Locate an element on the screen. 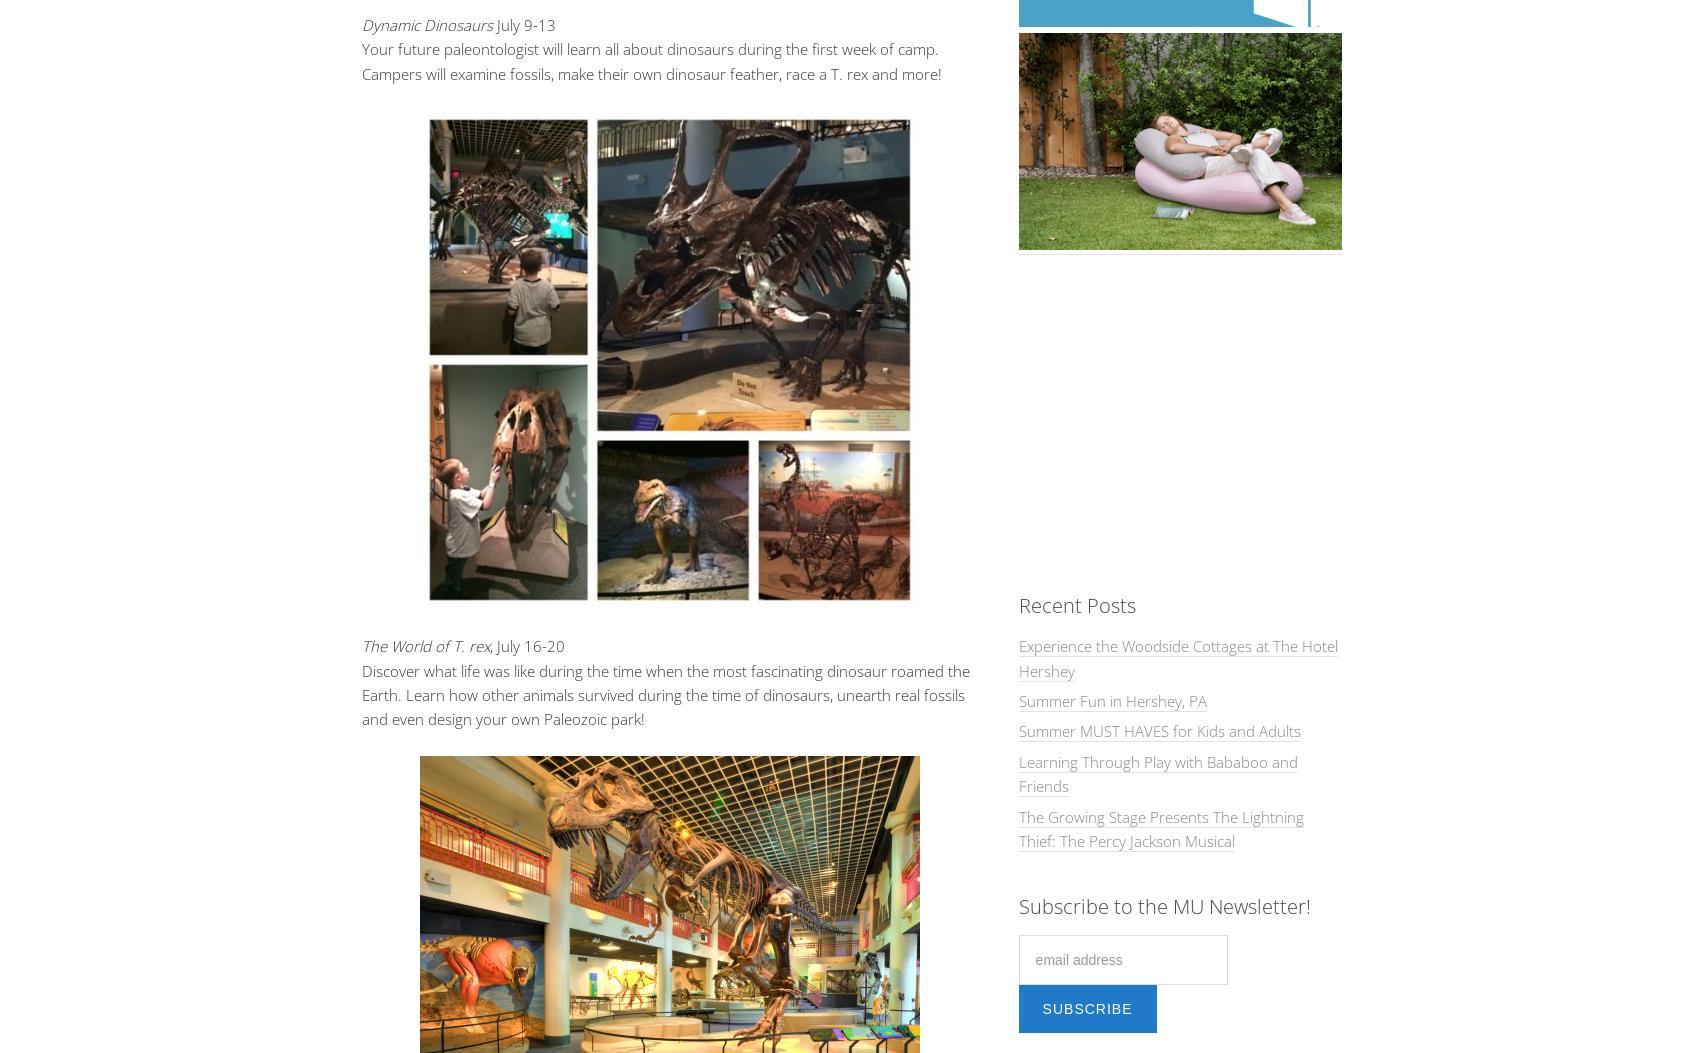  ', July 16-20' is located at coordinates (527, 645).